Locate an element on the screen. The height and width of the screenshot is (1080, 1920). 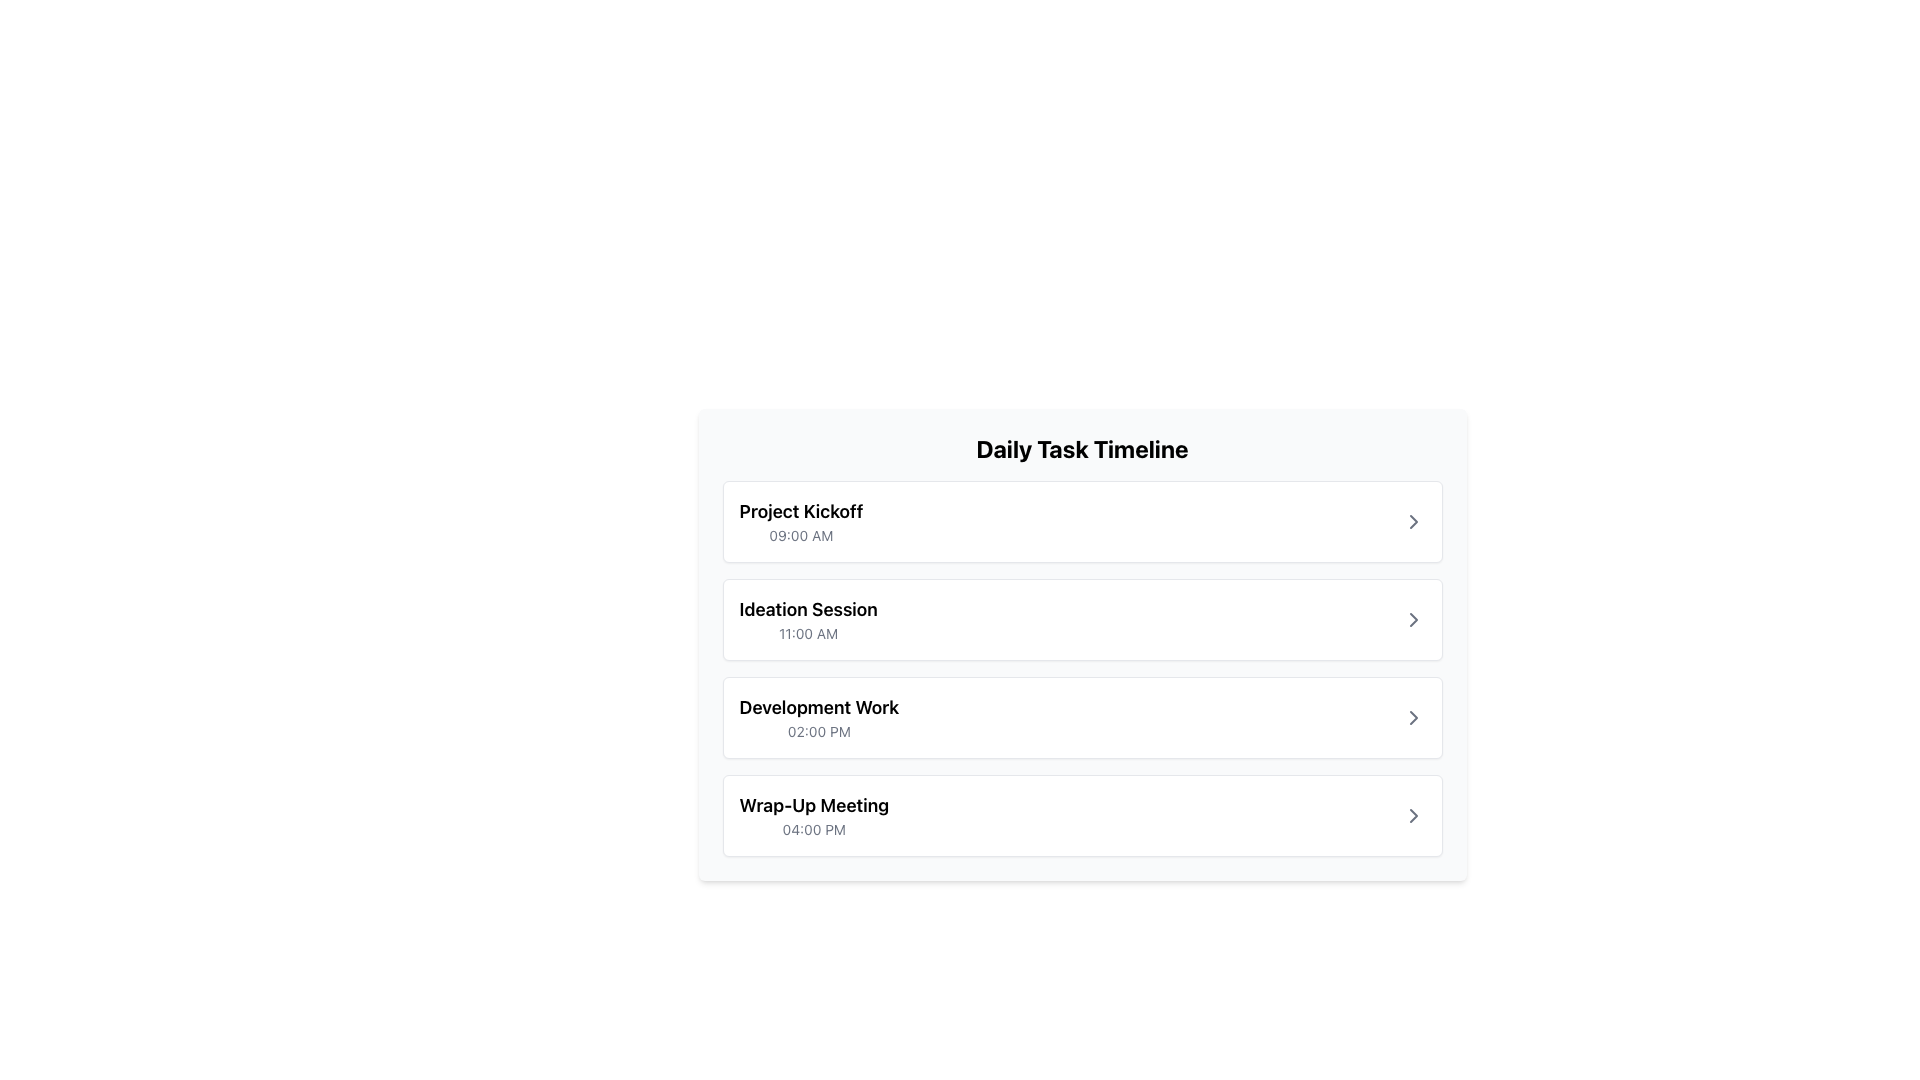
the static text label displaying '11:00 AM', which is styled in a small, gray font and is located below the bolder text 'Ideation Session' in the Daily Task Timeline is located at coordinates (808, 633).